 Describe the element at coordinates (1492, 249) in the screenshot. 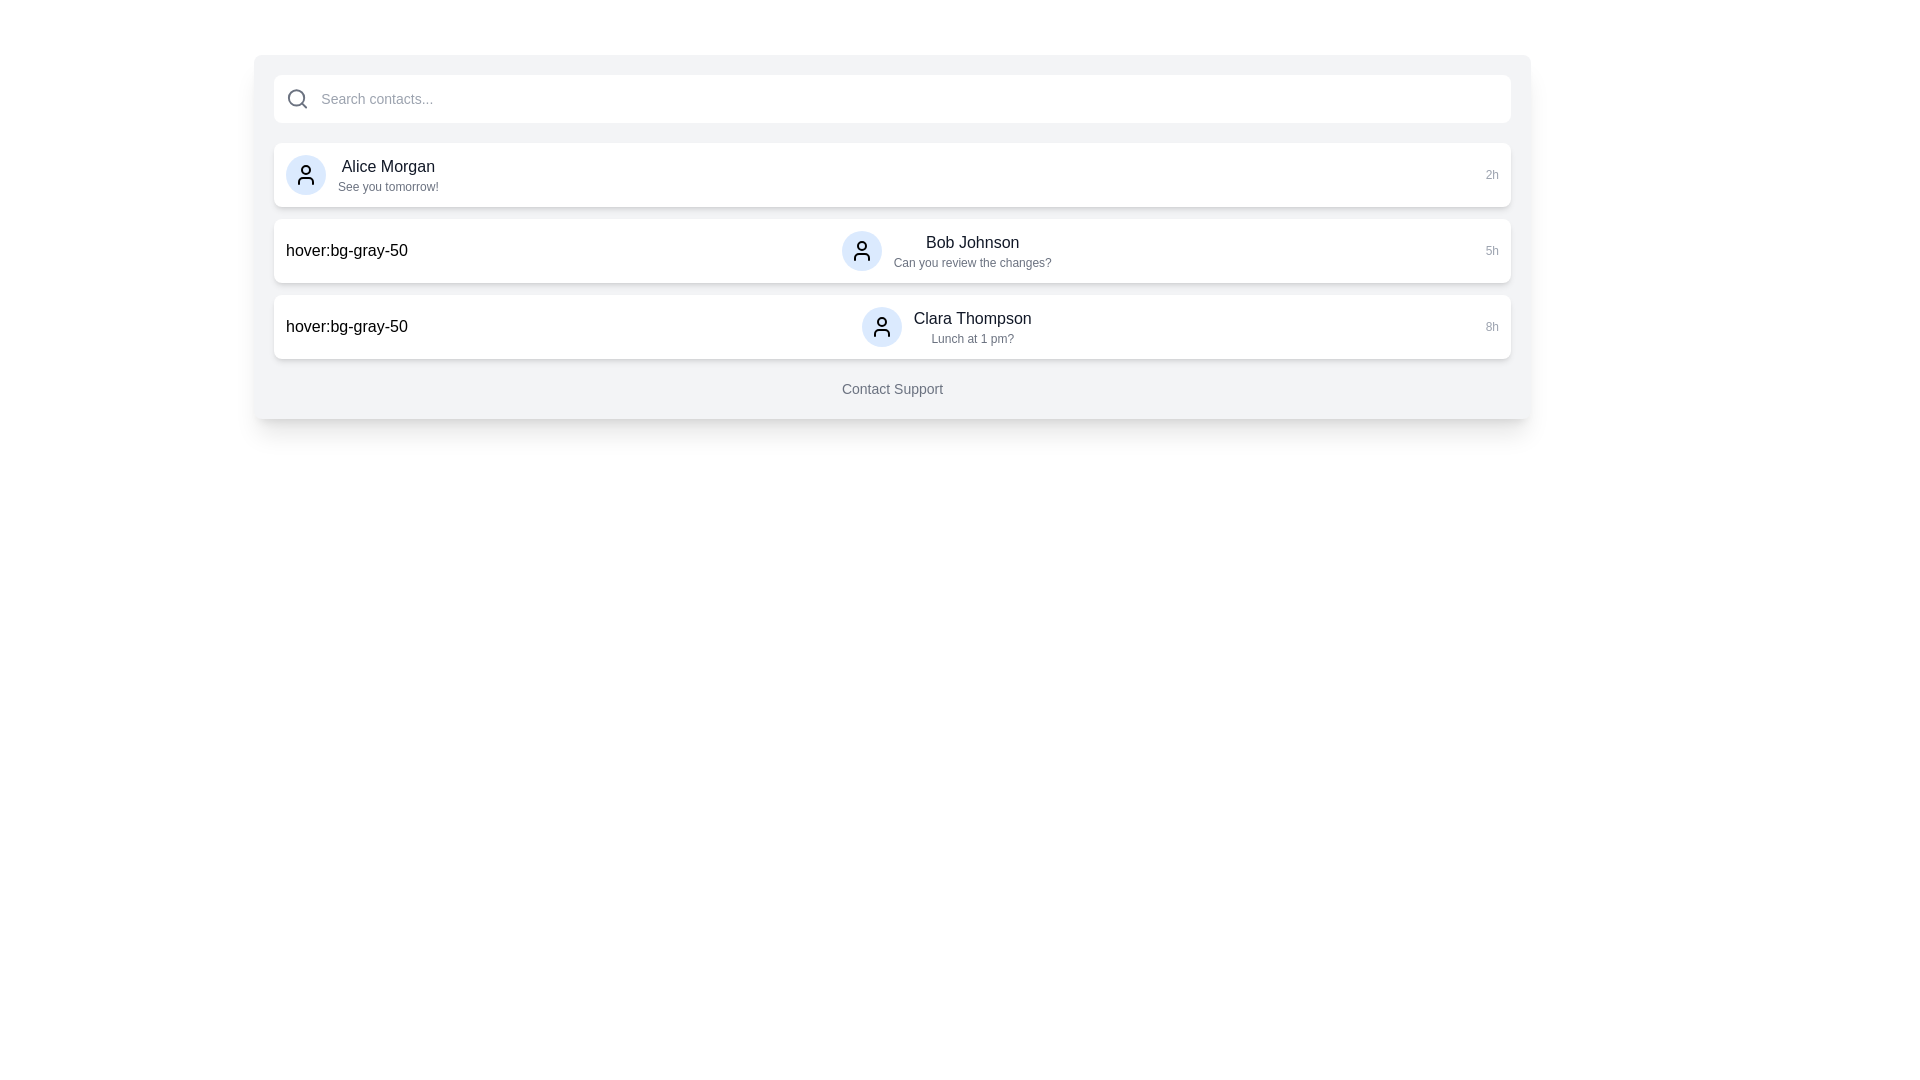

I see `Text Label displaying the elapsed time (5 hours ago) in the second row of the list, aligned with the name 'Bob Johnson' and the message 'Can you review the changes?'` at that location.